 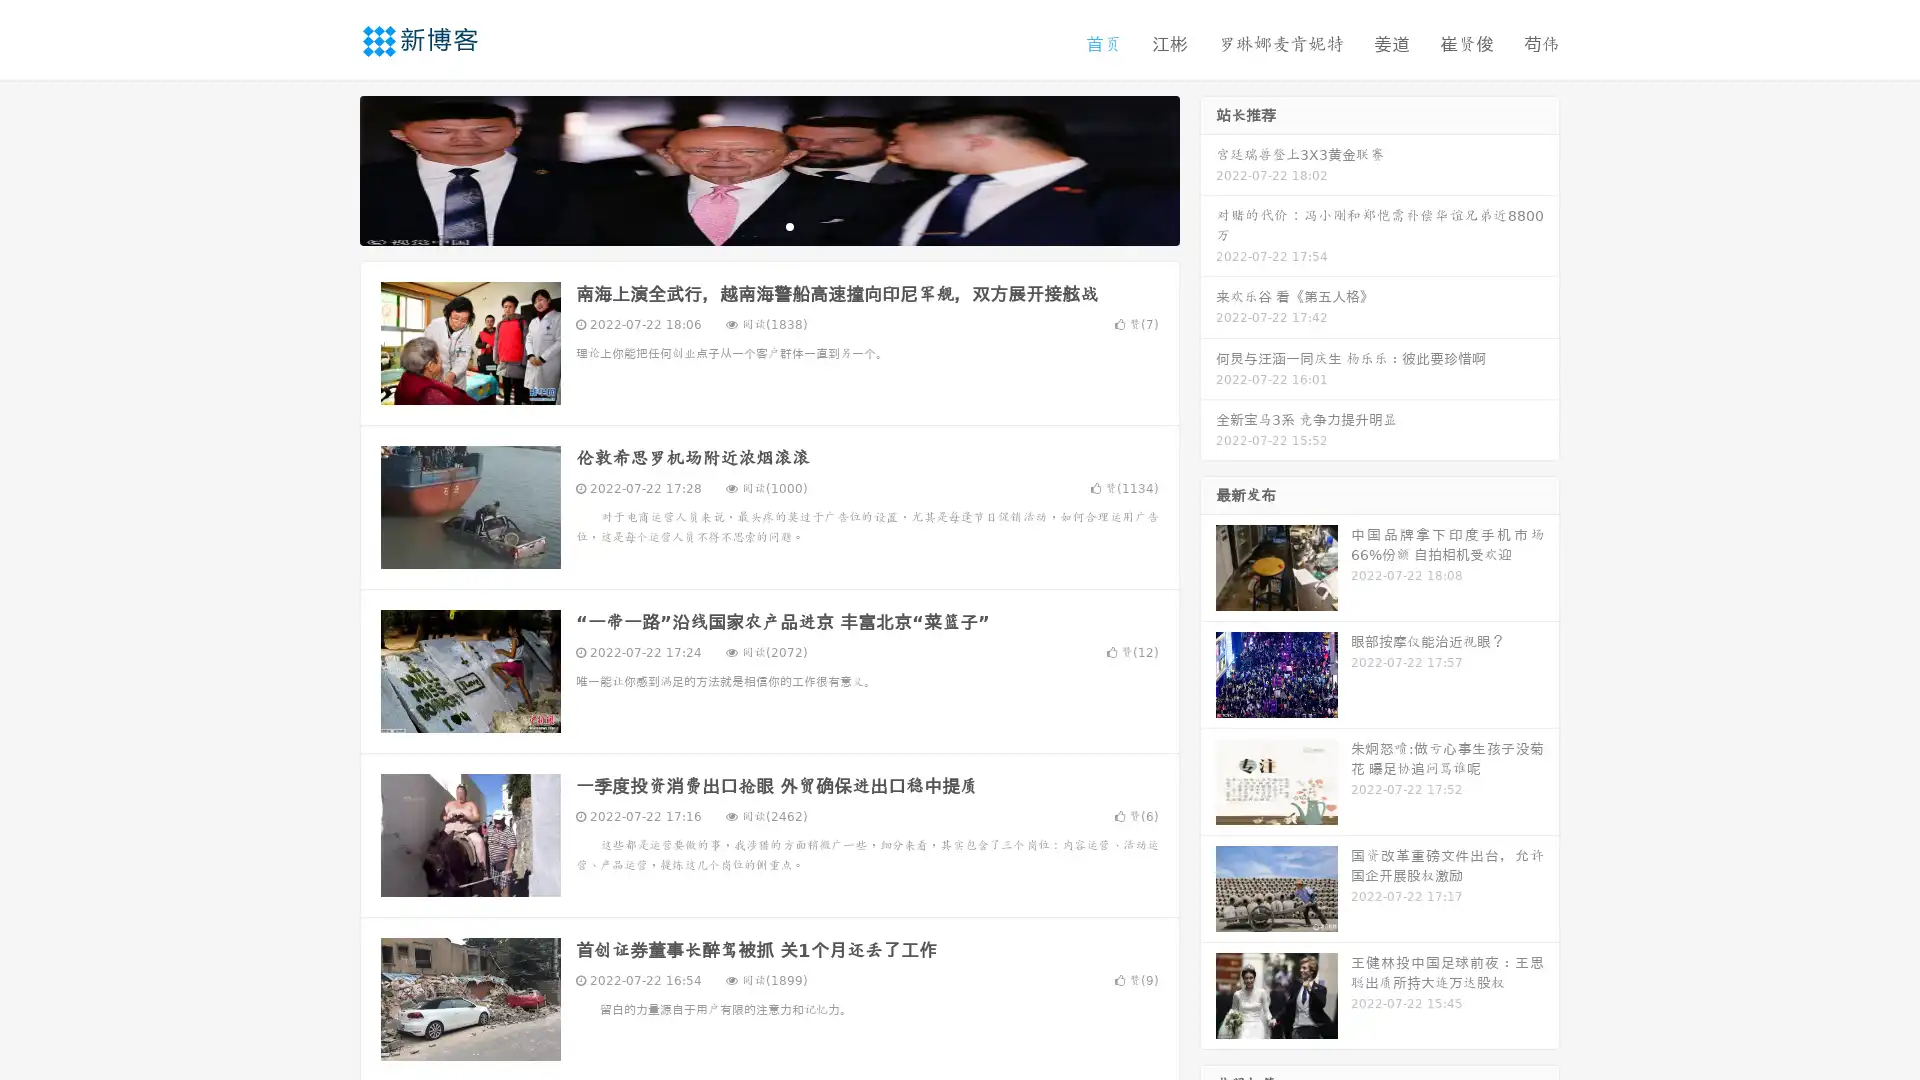 What do you see at coordinates (768, 225) in the screenshot?
I see `Go to slide 2` at bounding box center [768, 225].